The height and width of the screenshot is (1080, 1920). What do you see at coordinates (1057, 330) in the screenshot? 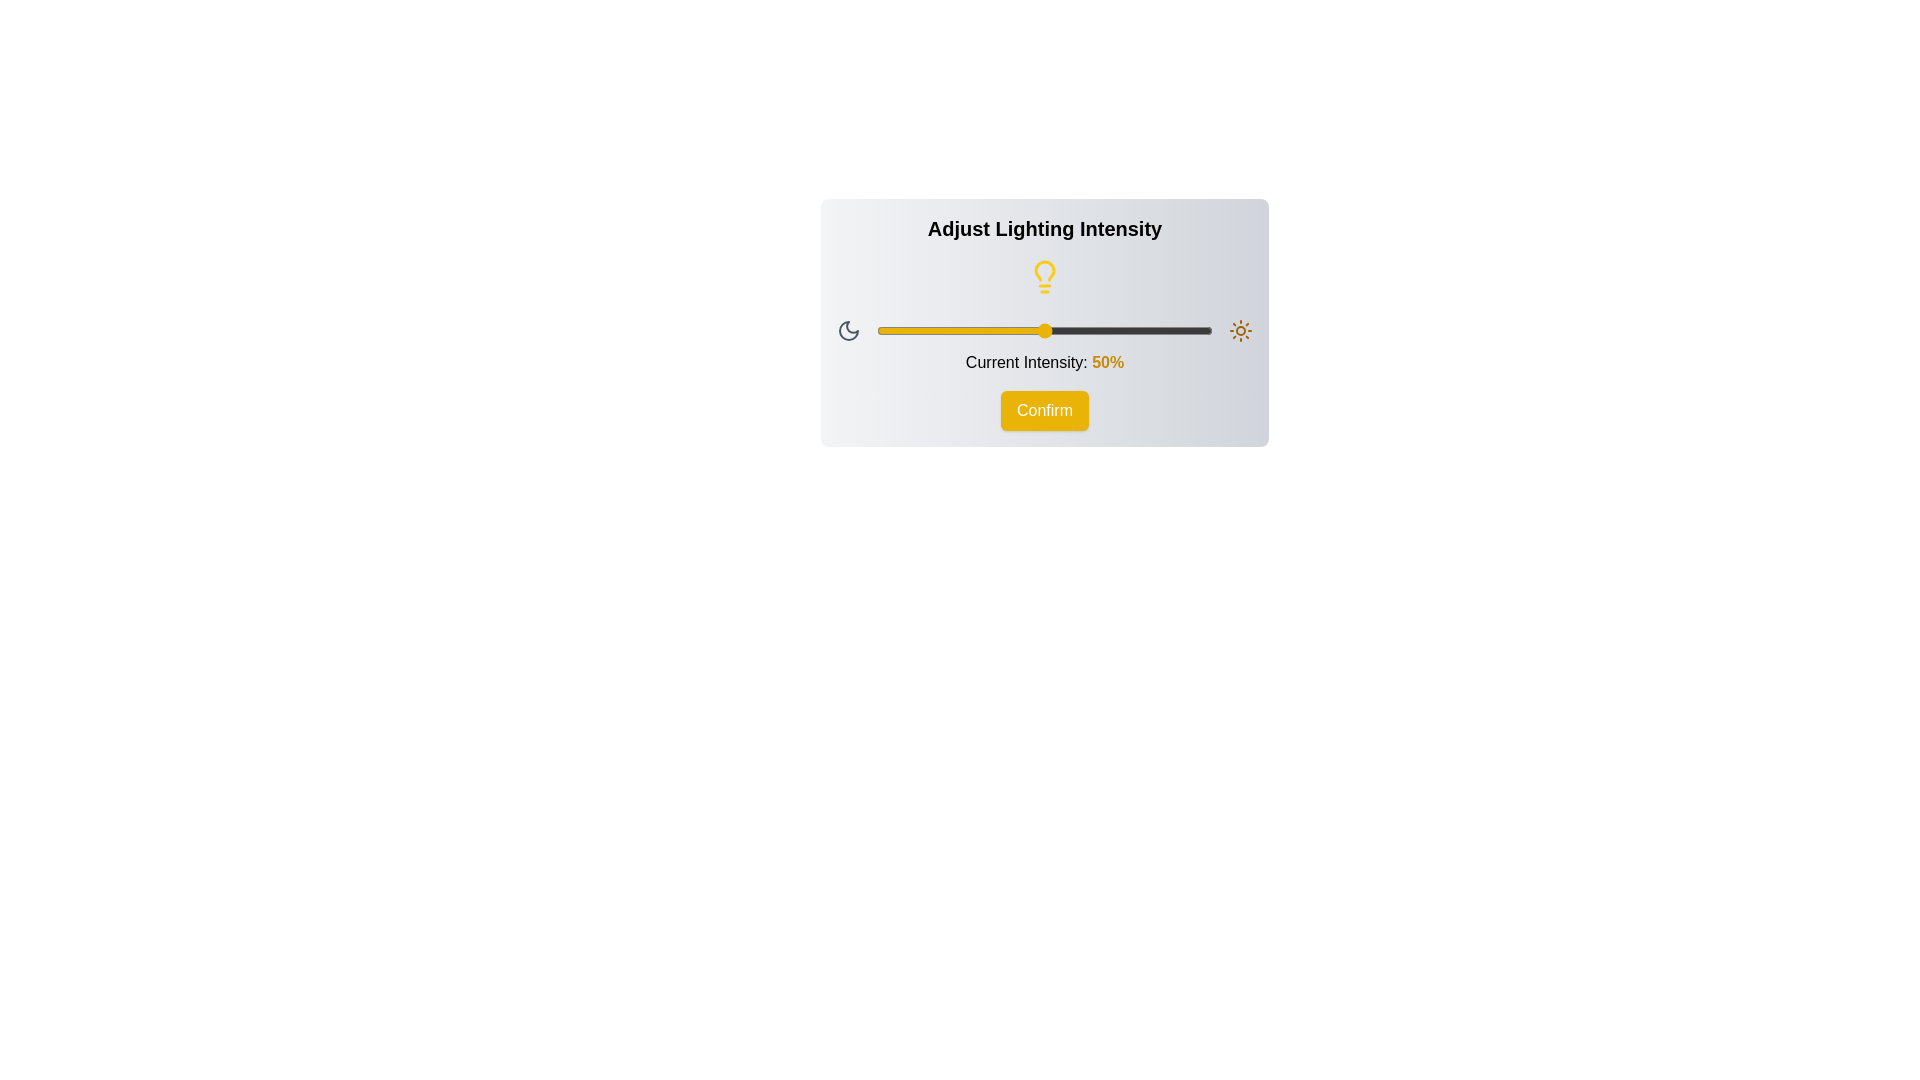
I see `the lighting intensity to 54% using the slider` at bounding box center [1057, 330].